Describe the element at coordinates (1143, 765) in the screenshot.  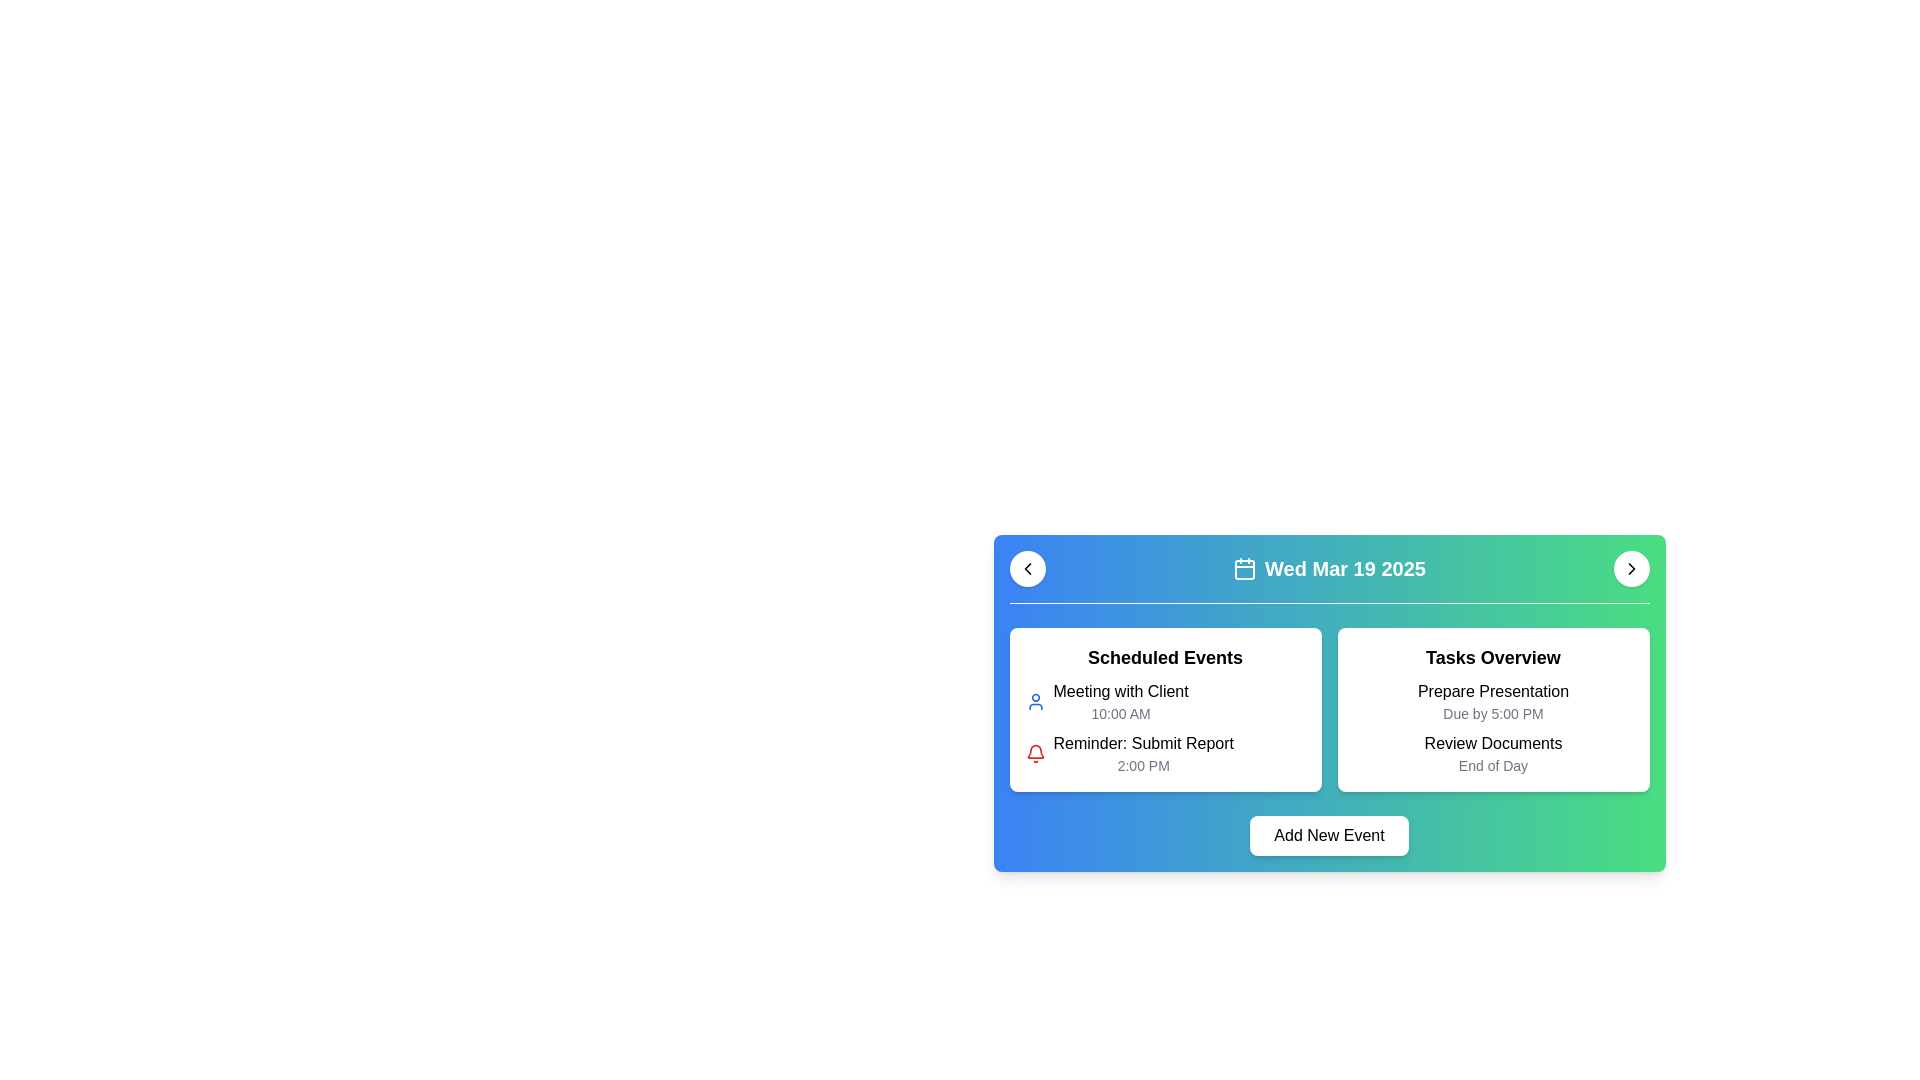
I see `the Text Label displaying '2:00 PM' which is positioned beneath the primary text 'Reminder: Submit Report' in the Scheduled Events section` at that location.